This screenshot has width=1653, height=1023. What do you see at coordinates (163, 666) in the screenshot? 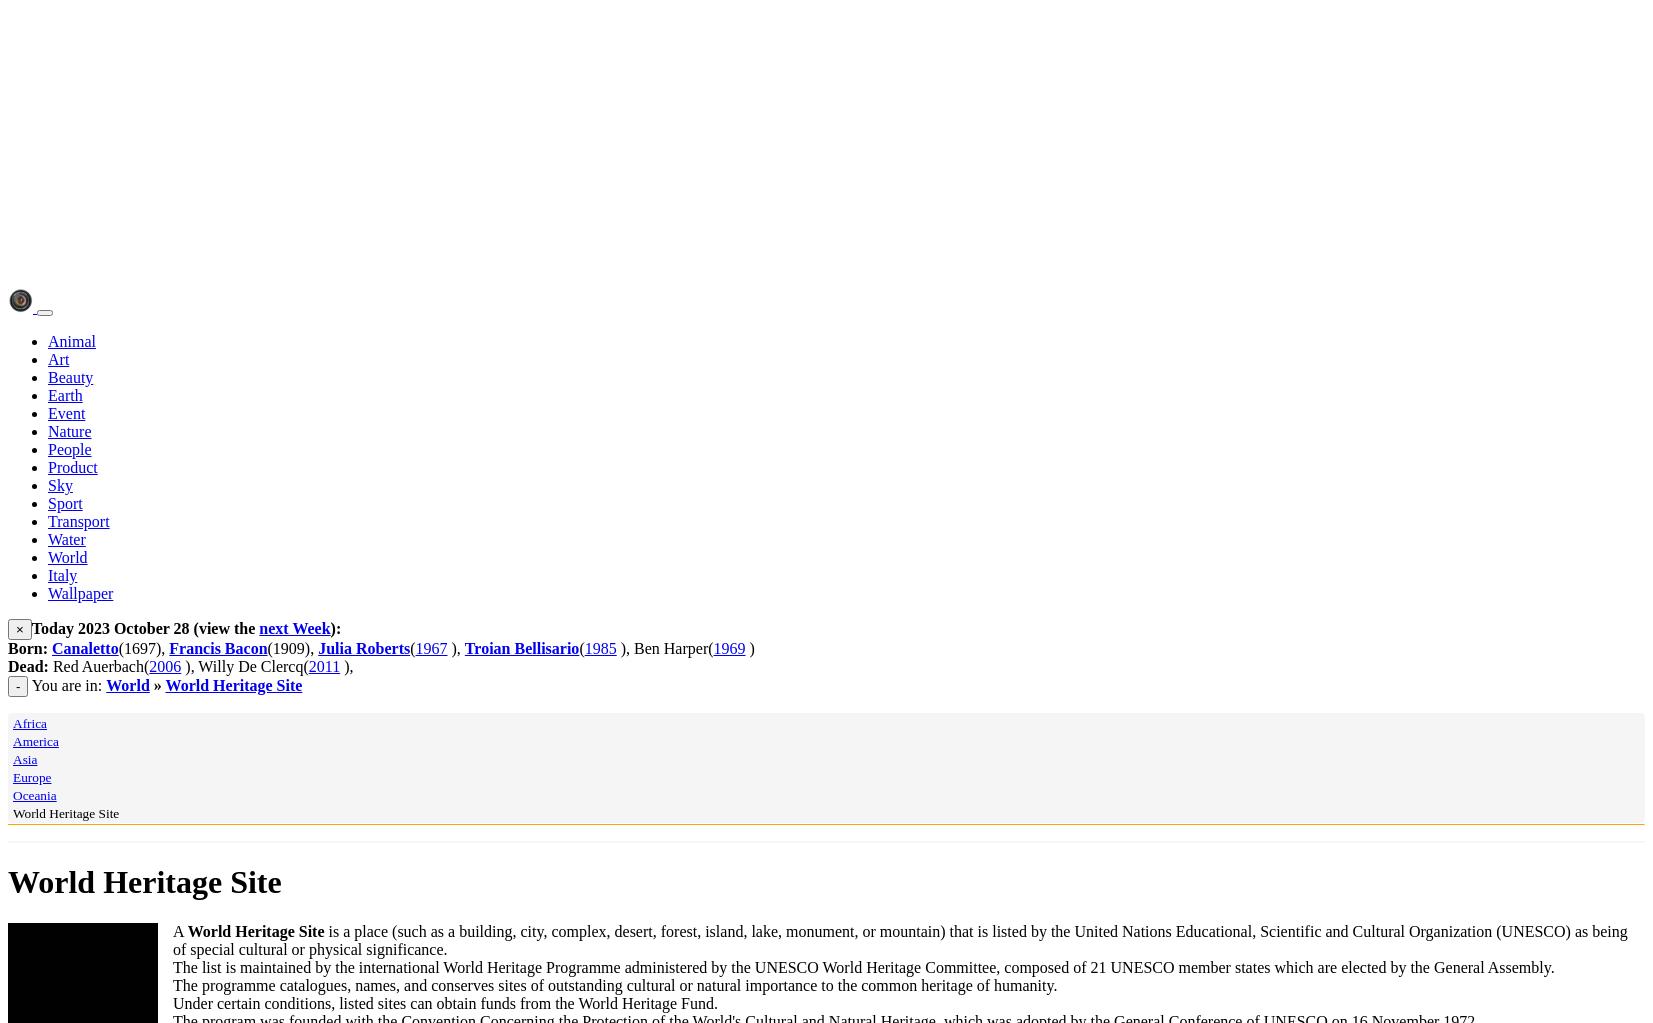
I see `'2006'` at bounding box center [163, 666].